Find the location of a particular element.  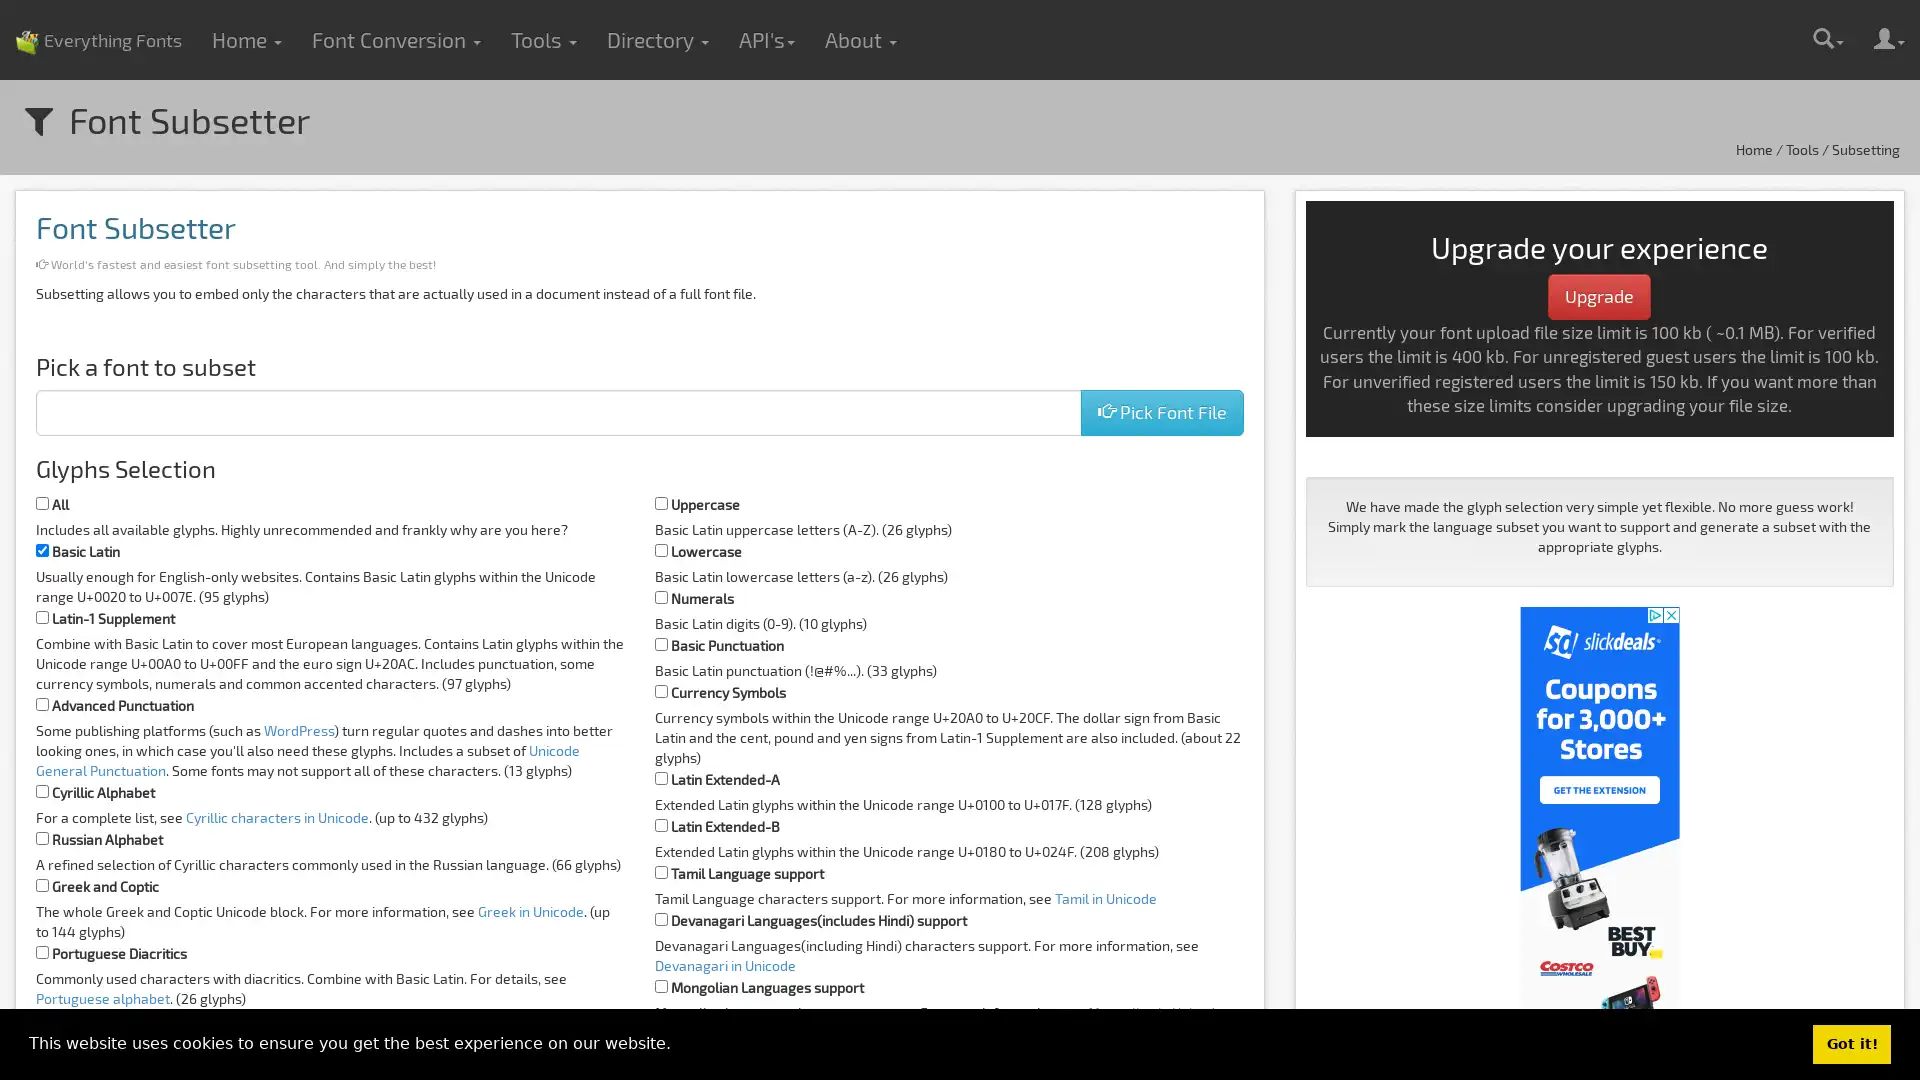

Choose Files is located at coordinates (930, 404).